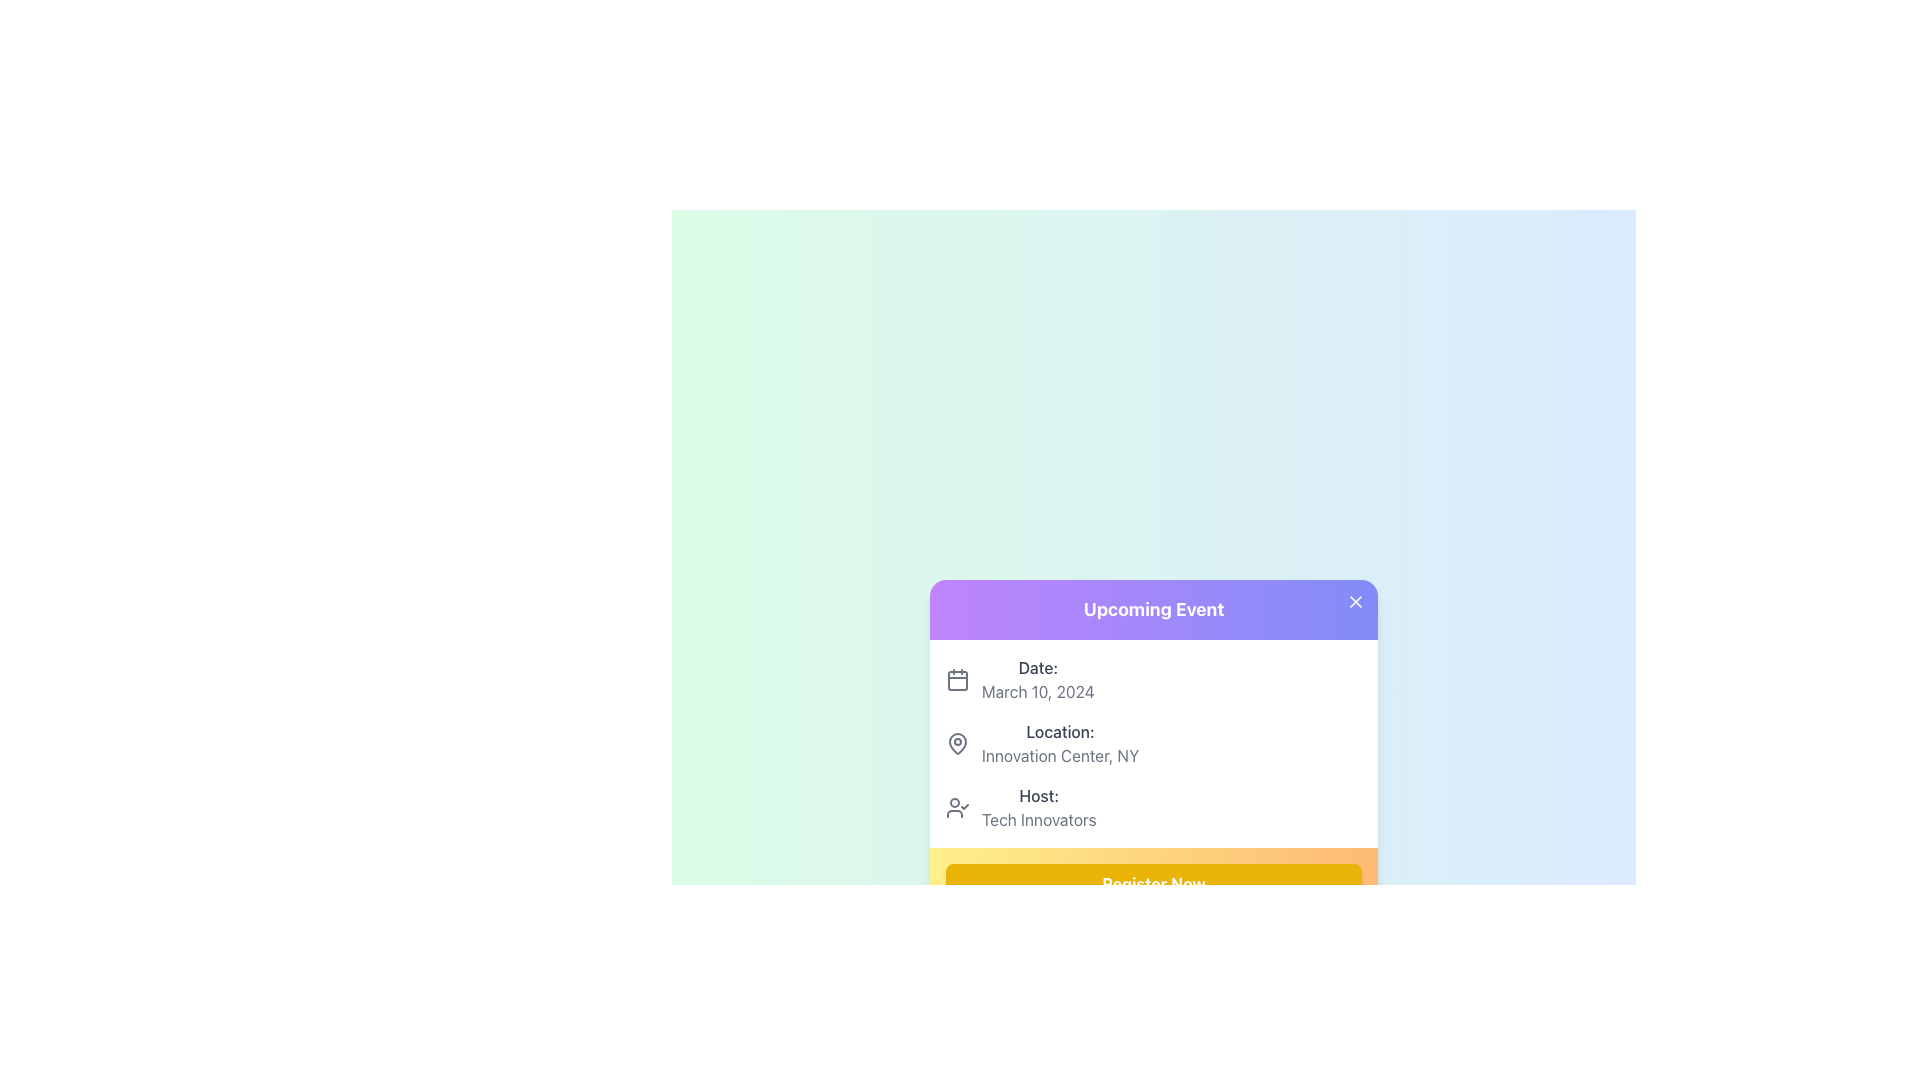 This screenshot has height=1080, width=1920. What do you see at coordinates (1059, 732) in the screenshot?
I see `the Text Label element displaying 'Location:' which is styled in bold gray font and positioned within the event information card` at bounding box center [1059, 732].